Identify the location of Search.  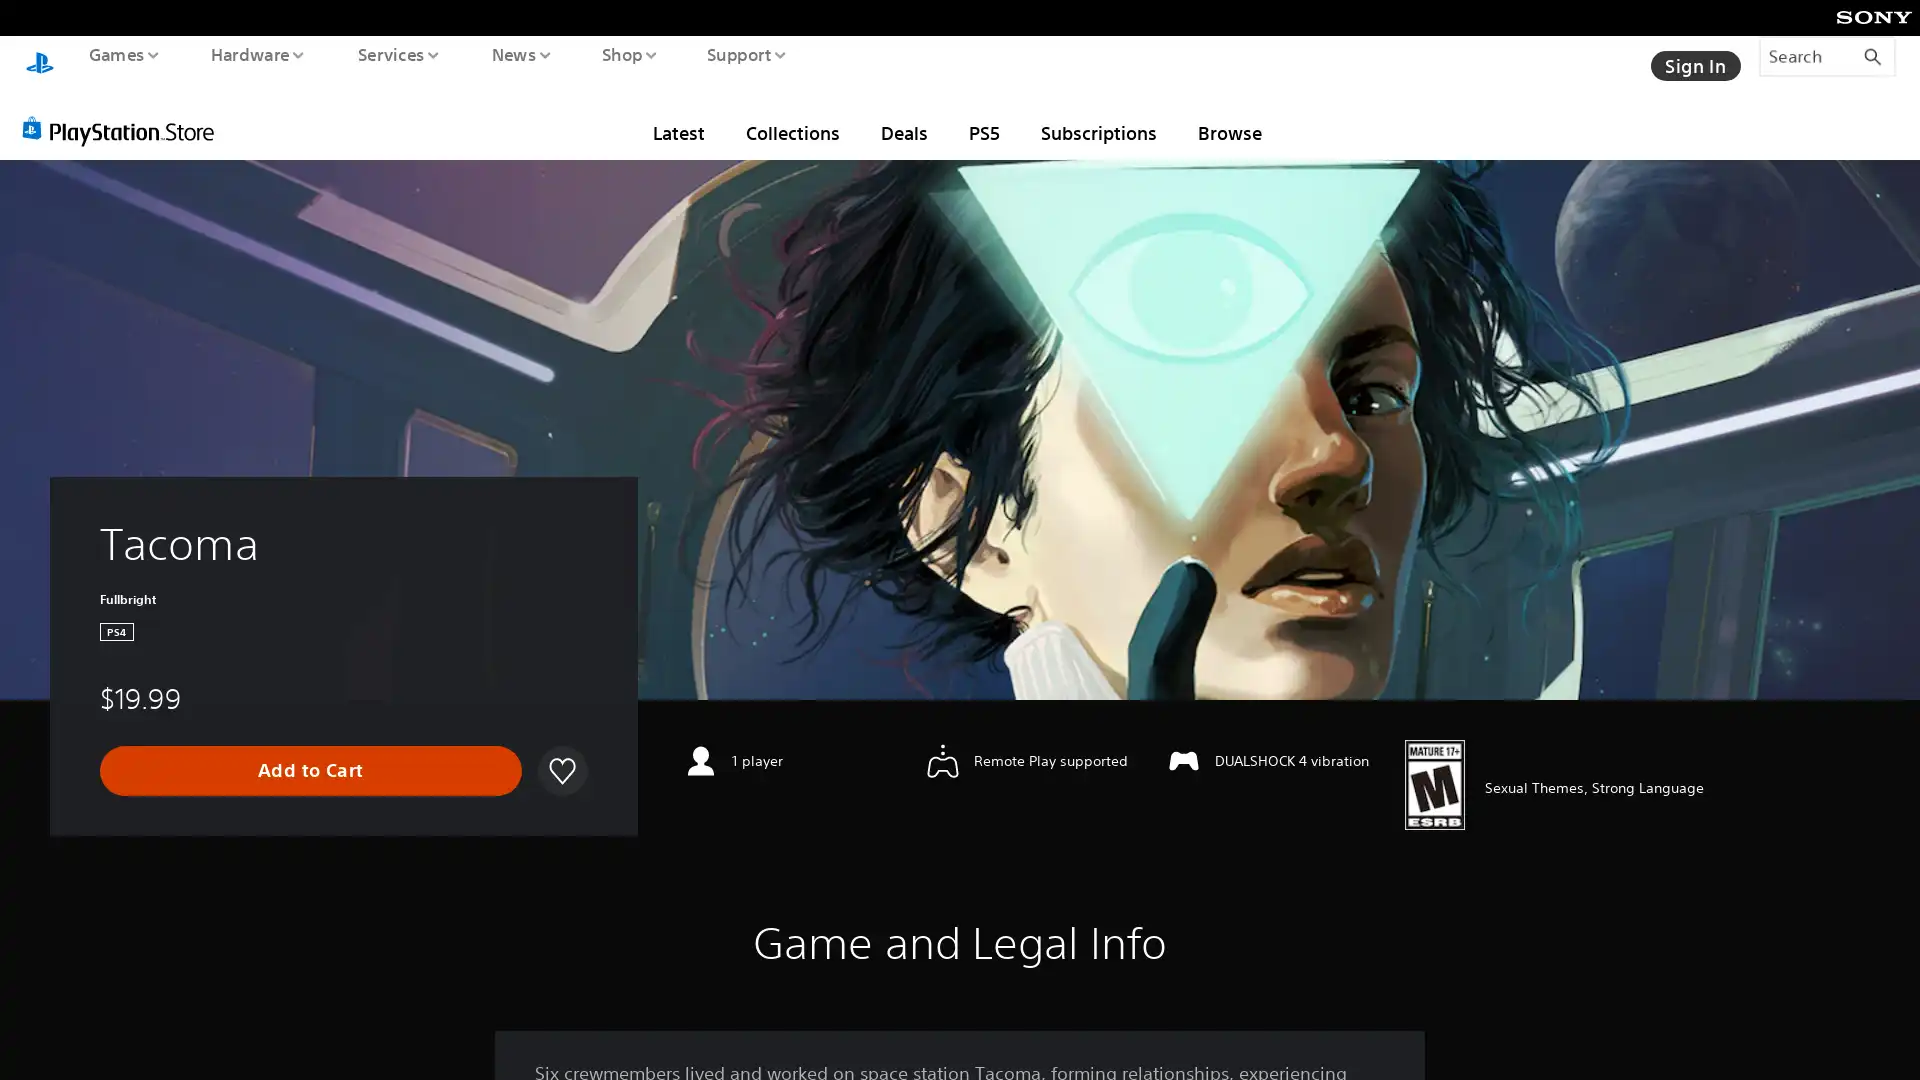
(1827, 55).